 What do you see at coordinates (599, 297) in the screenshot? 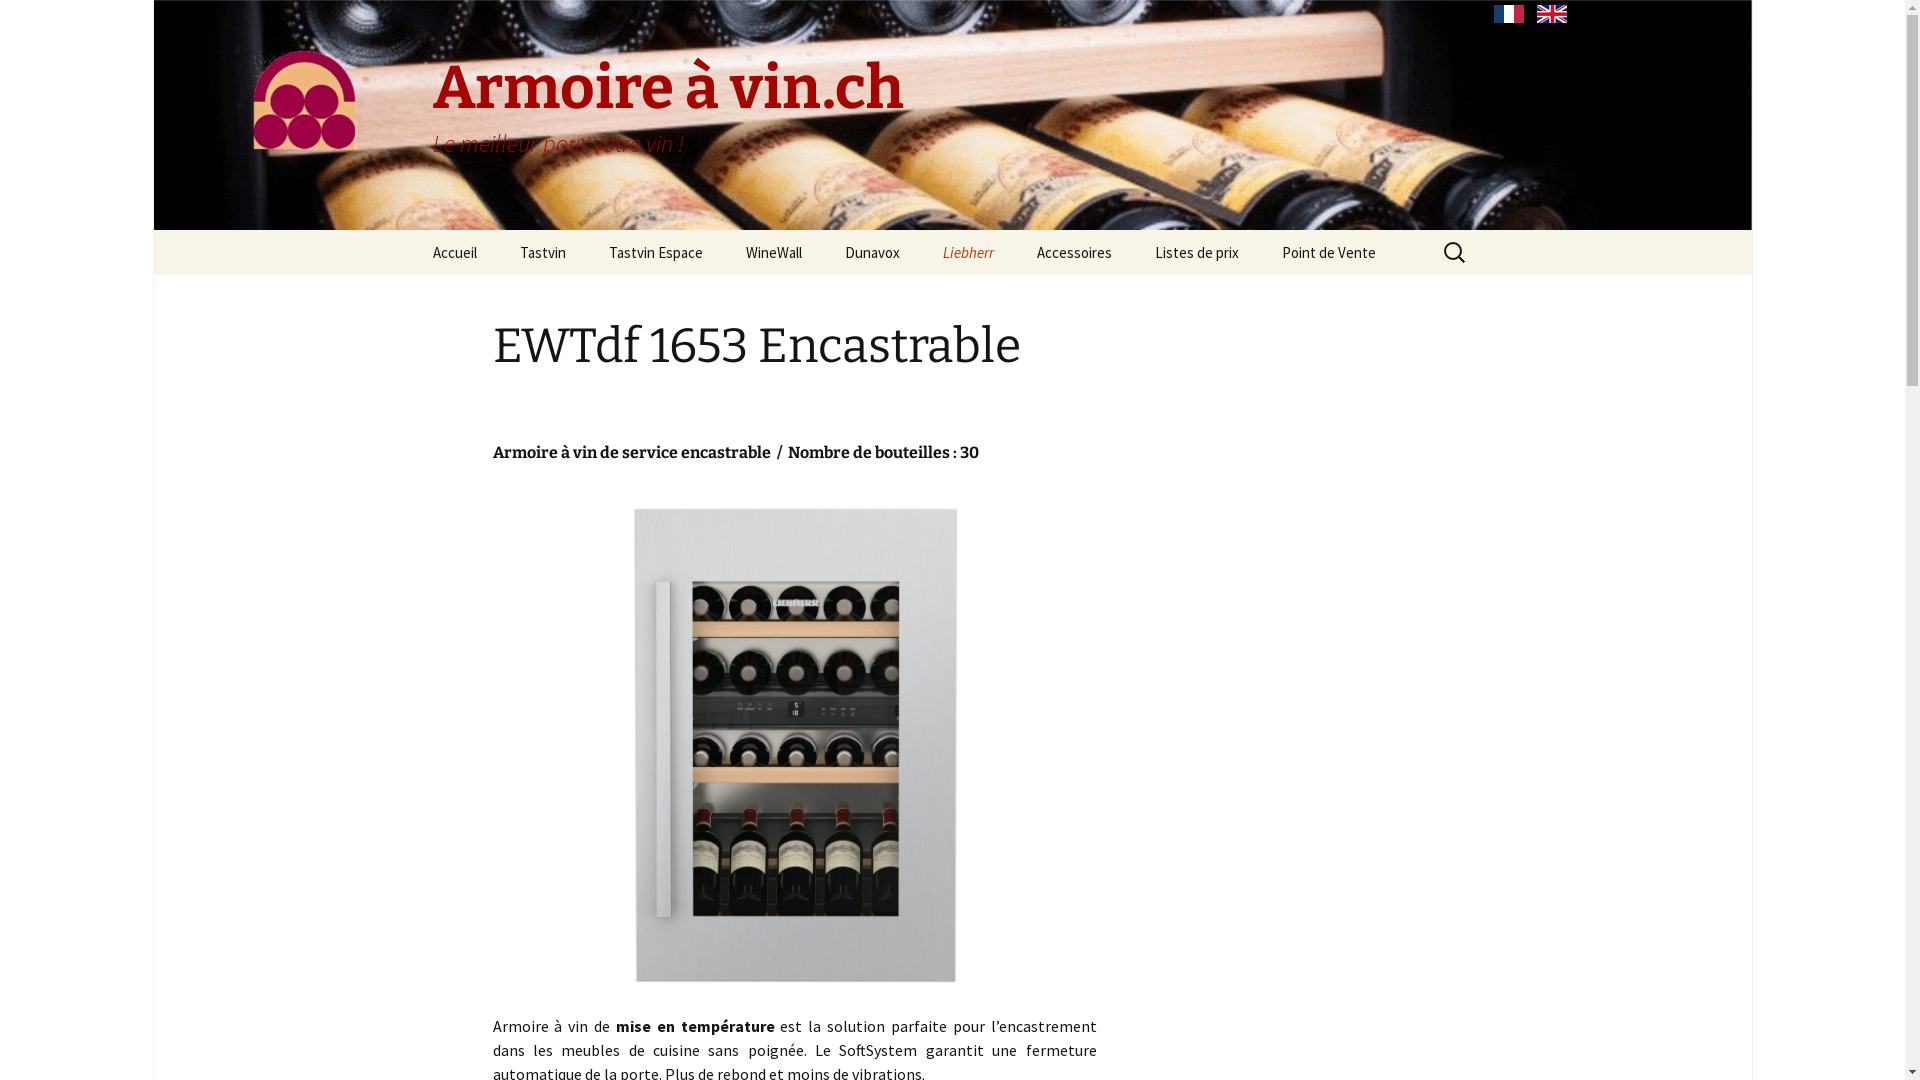
I see `'Tastvin Vieillissement'` at bounding box center [599, 297].